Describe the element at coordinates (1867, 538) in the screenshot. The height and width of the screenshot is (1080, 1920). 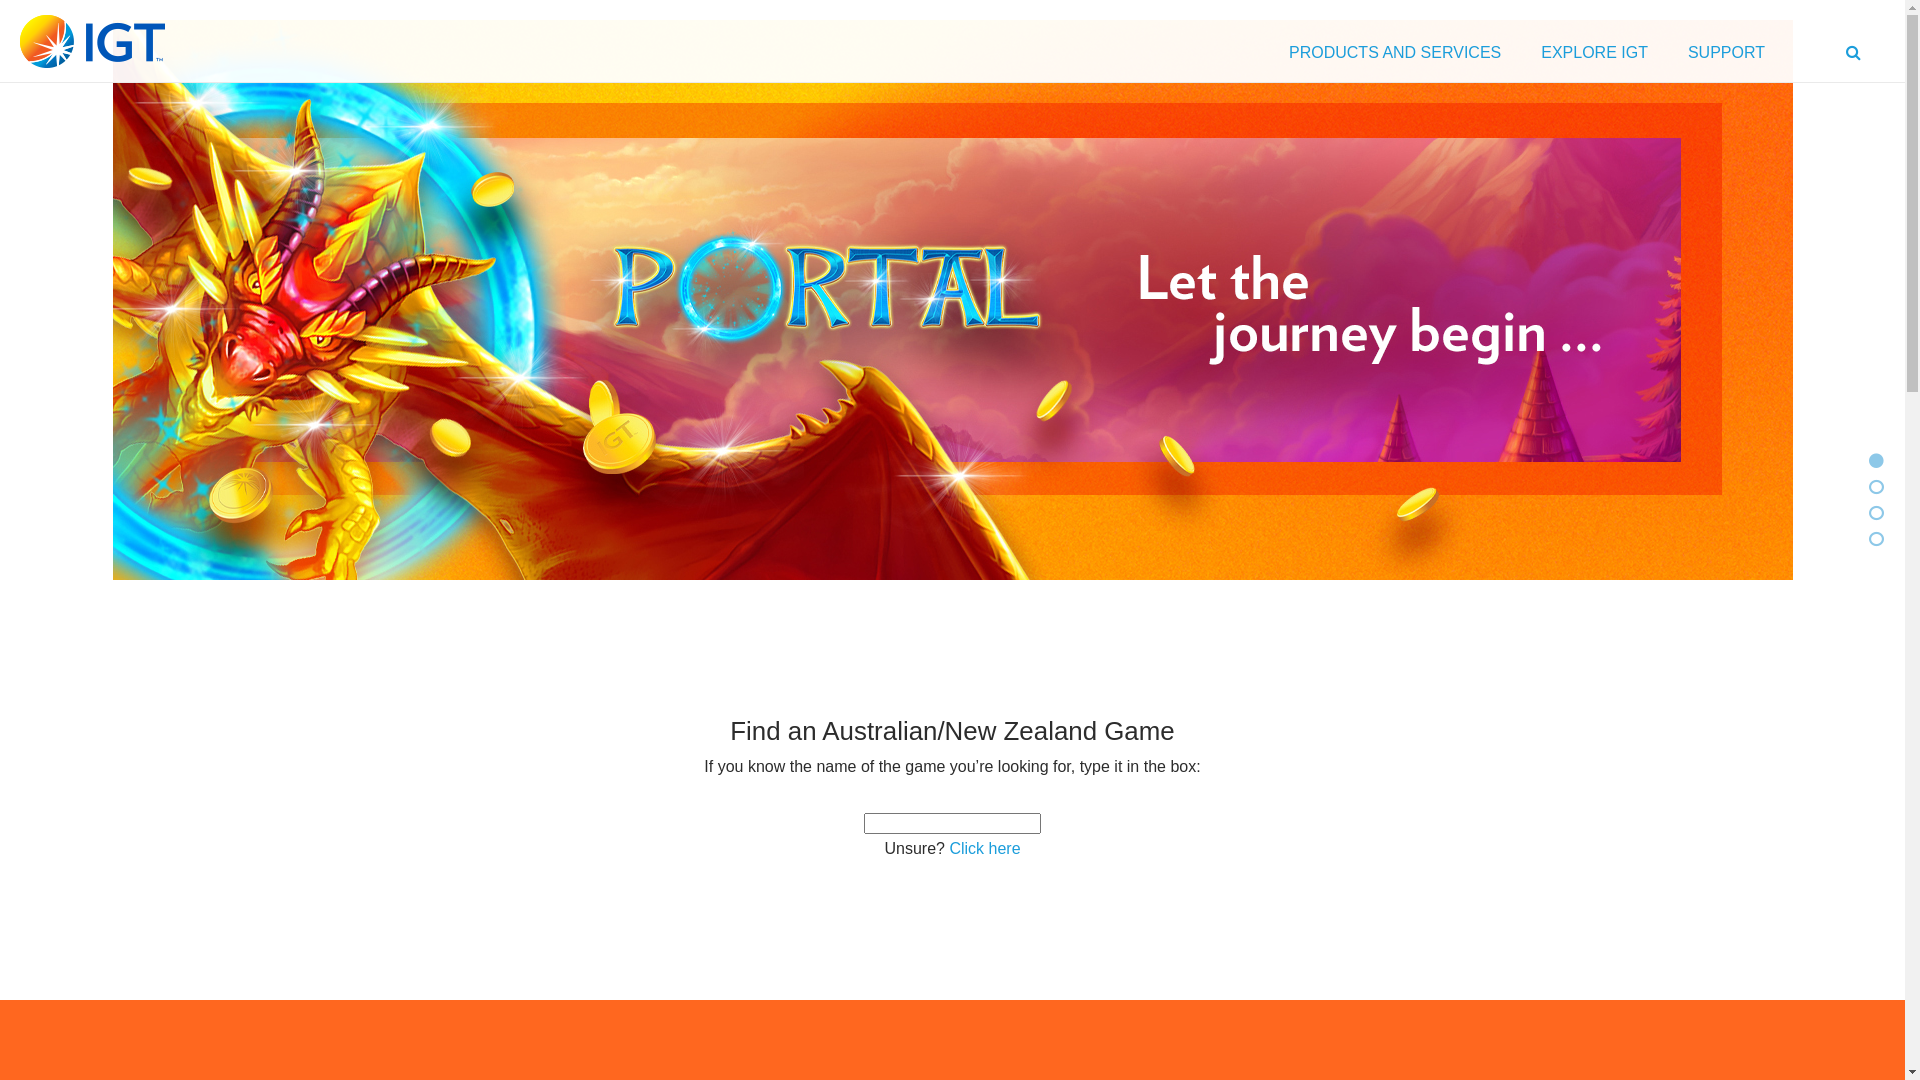
I see `'Industry Leading Products & Services'` at that location.